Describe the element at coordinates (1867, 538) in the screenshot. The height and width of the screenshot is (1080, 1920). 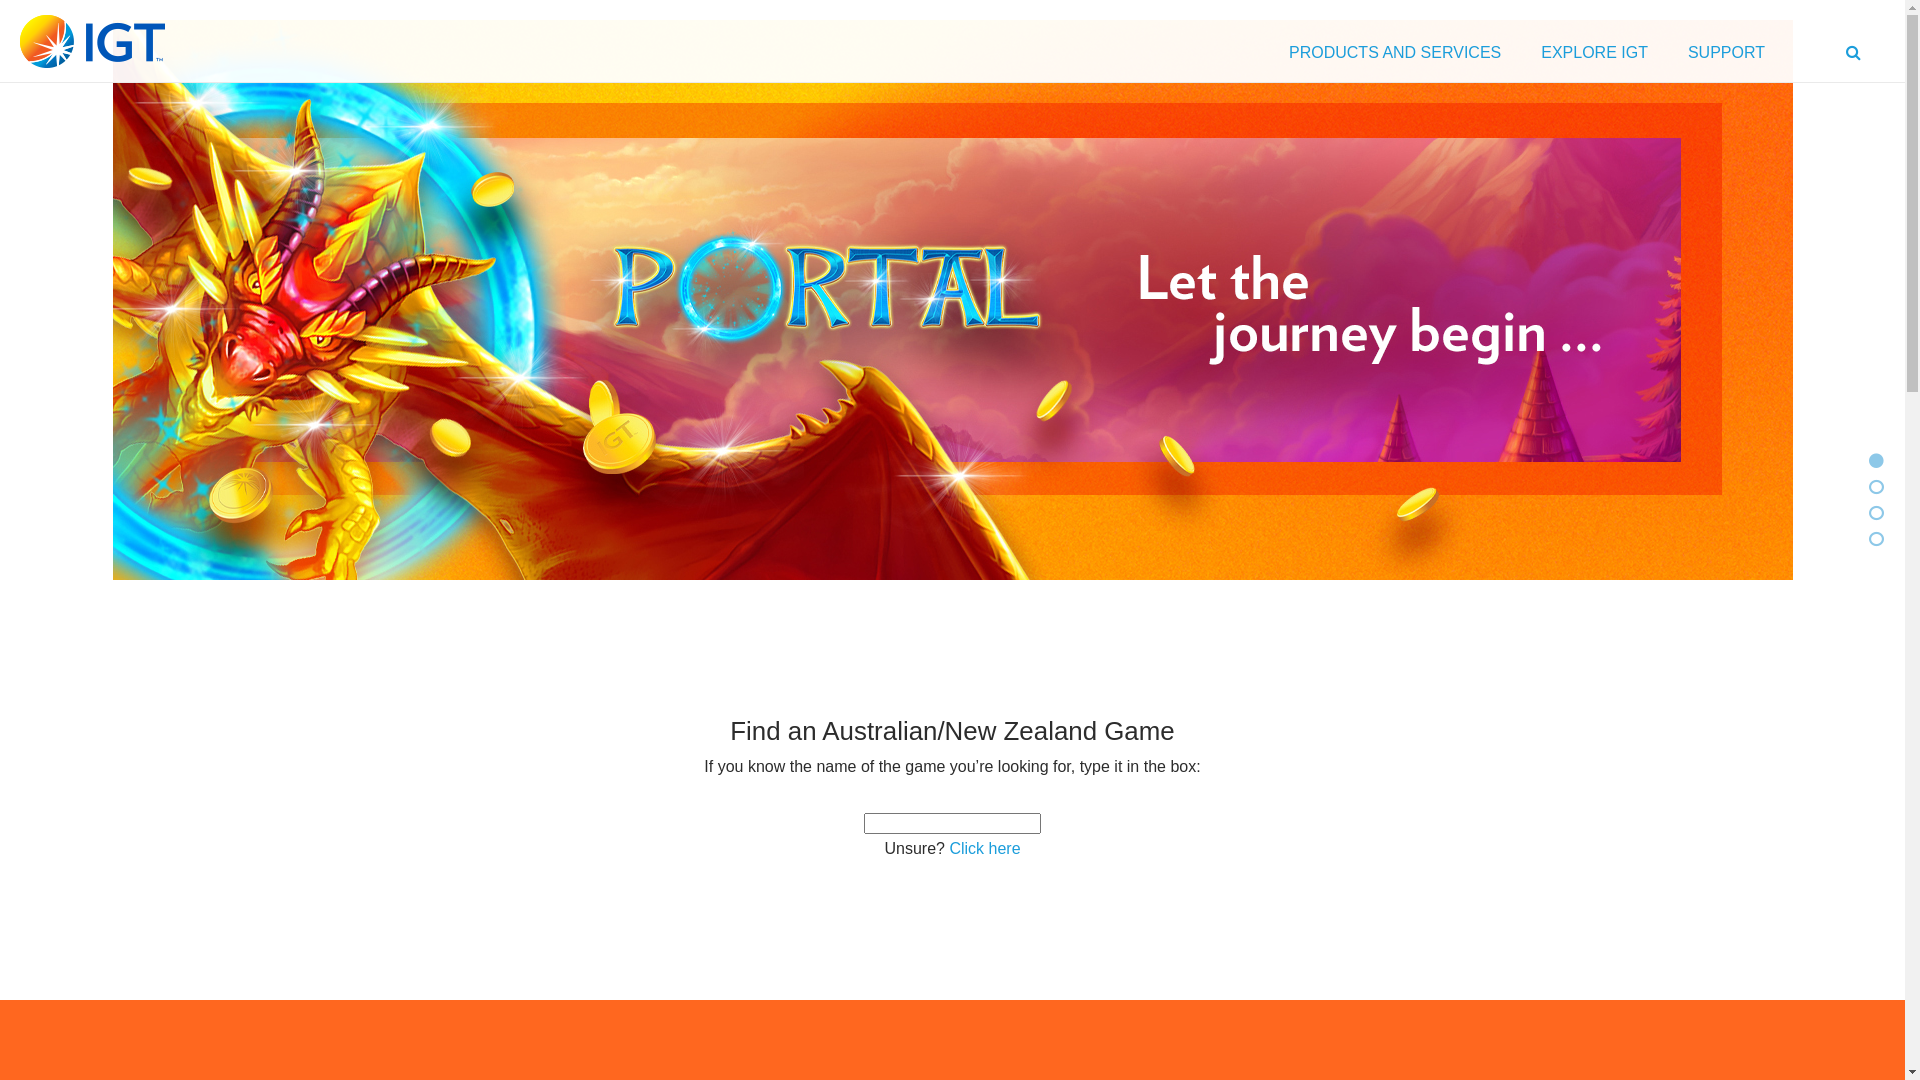
I see `'Industry Leading Products & Services'` at that location.